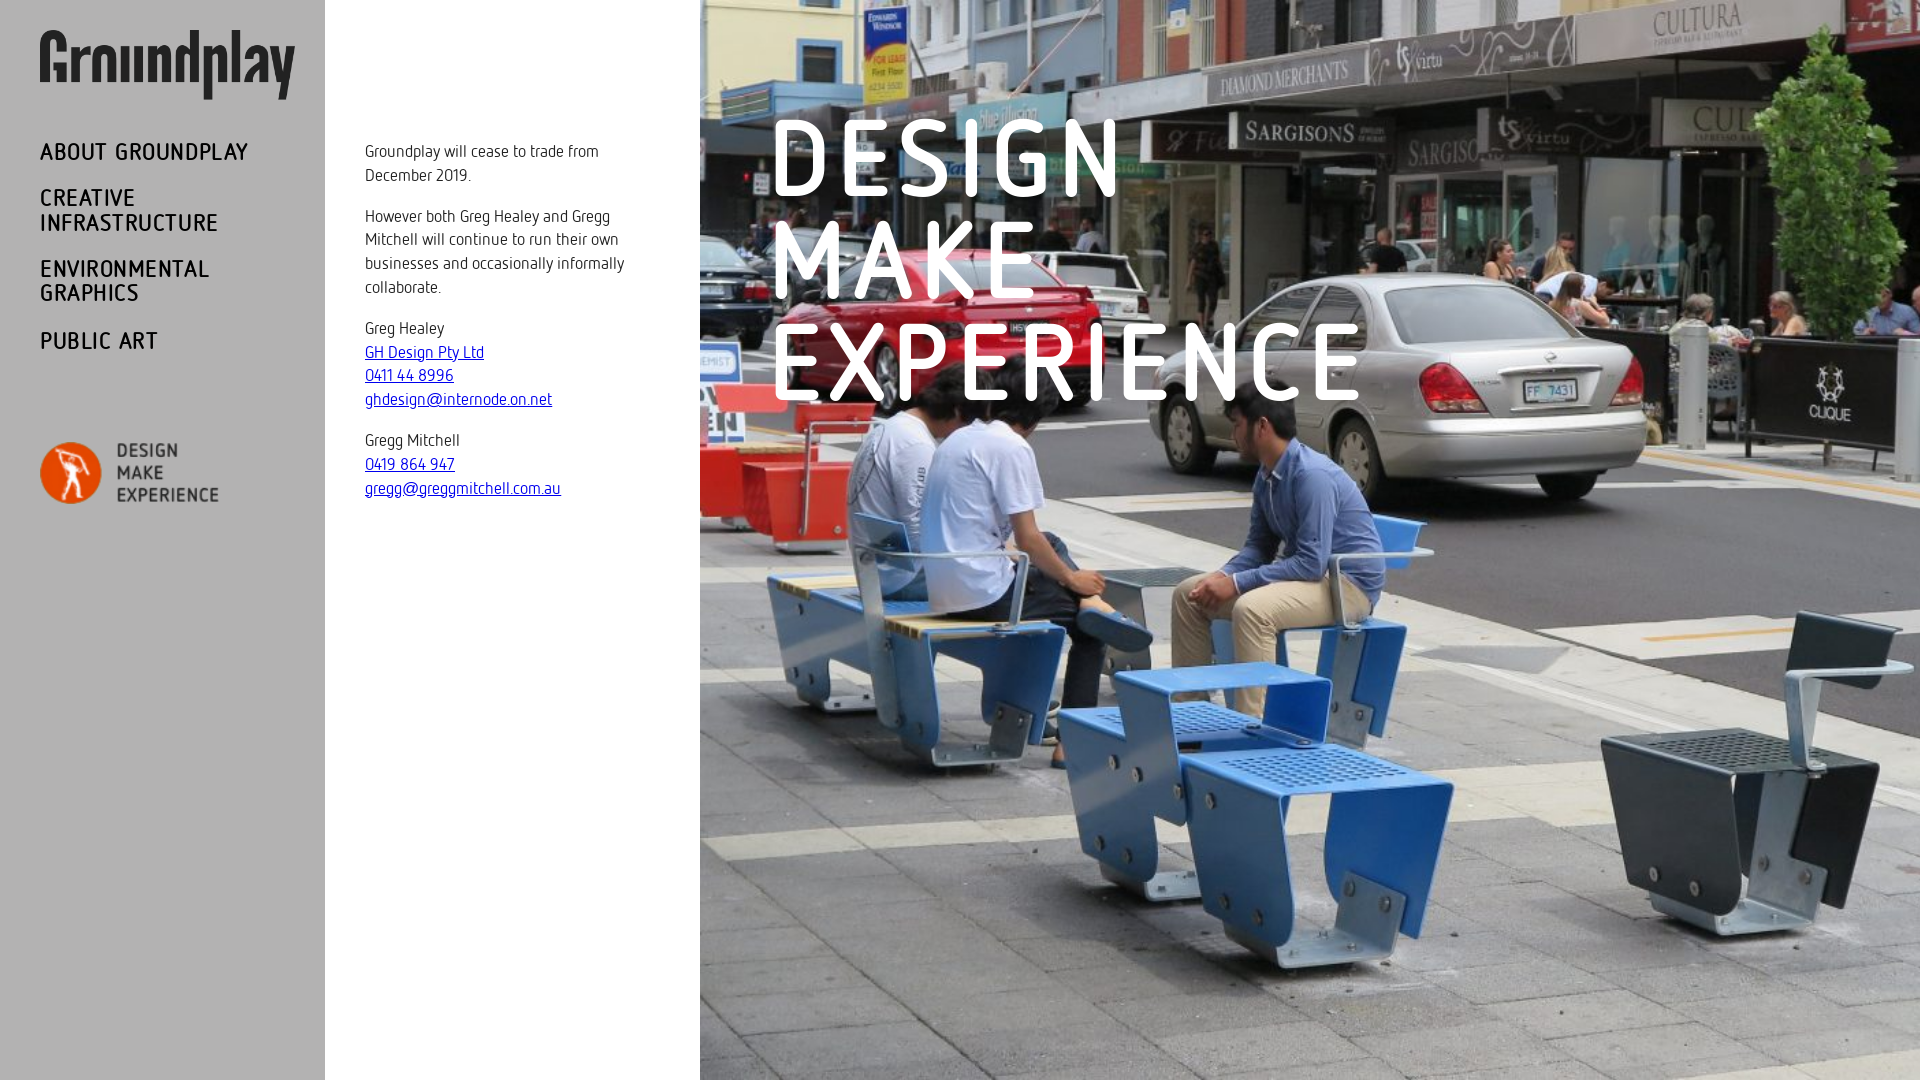 Image resolution: width=1920 pixels, height=1080 pixels. I want to click on 'ENVIRONMENTAL GRAPHICS', so click(149, 282).